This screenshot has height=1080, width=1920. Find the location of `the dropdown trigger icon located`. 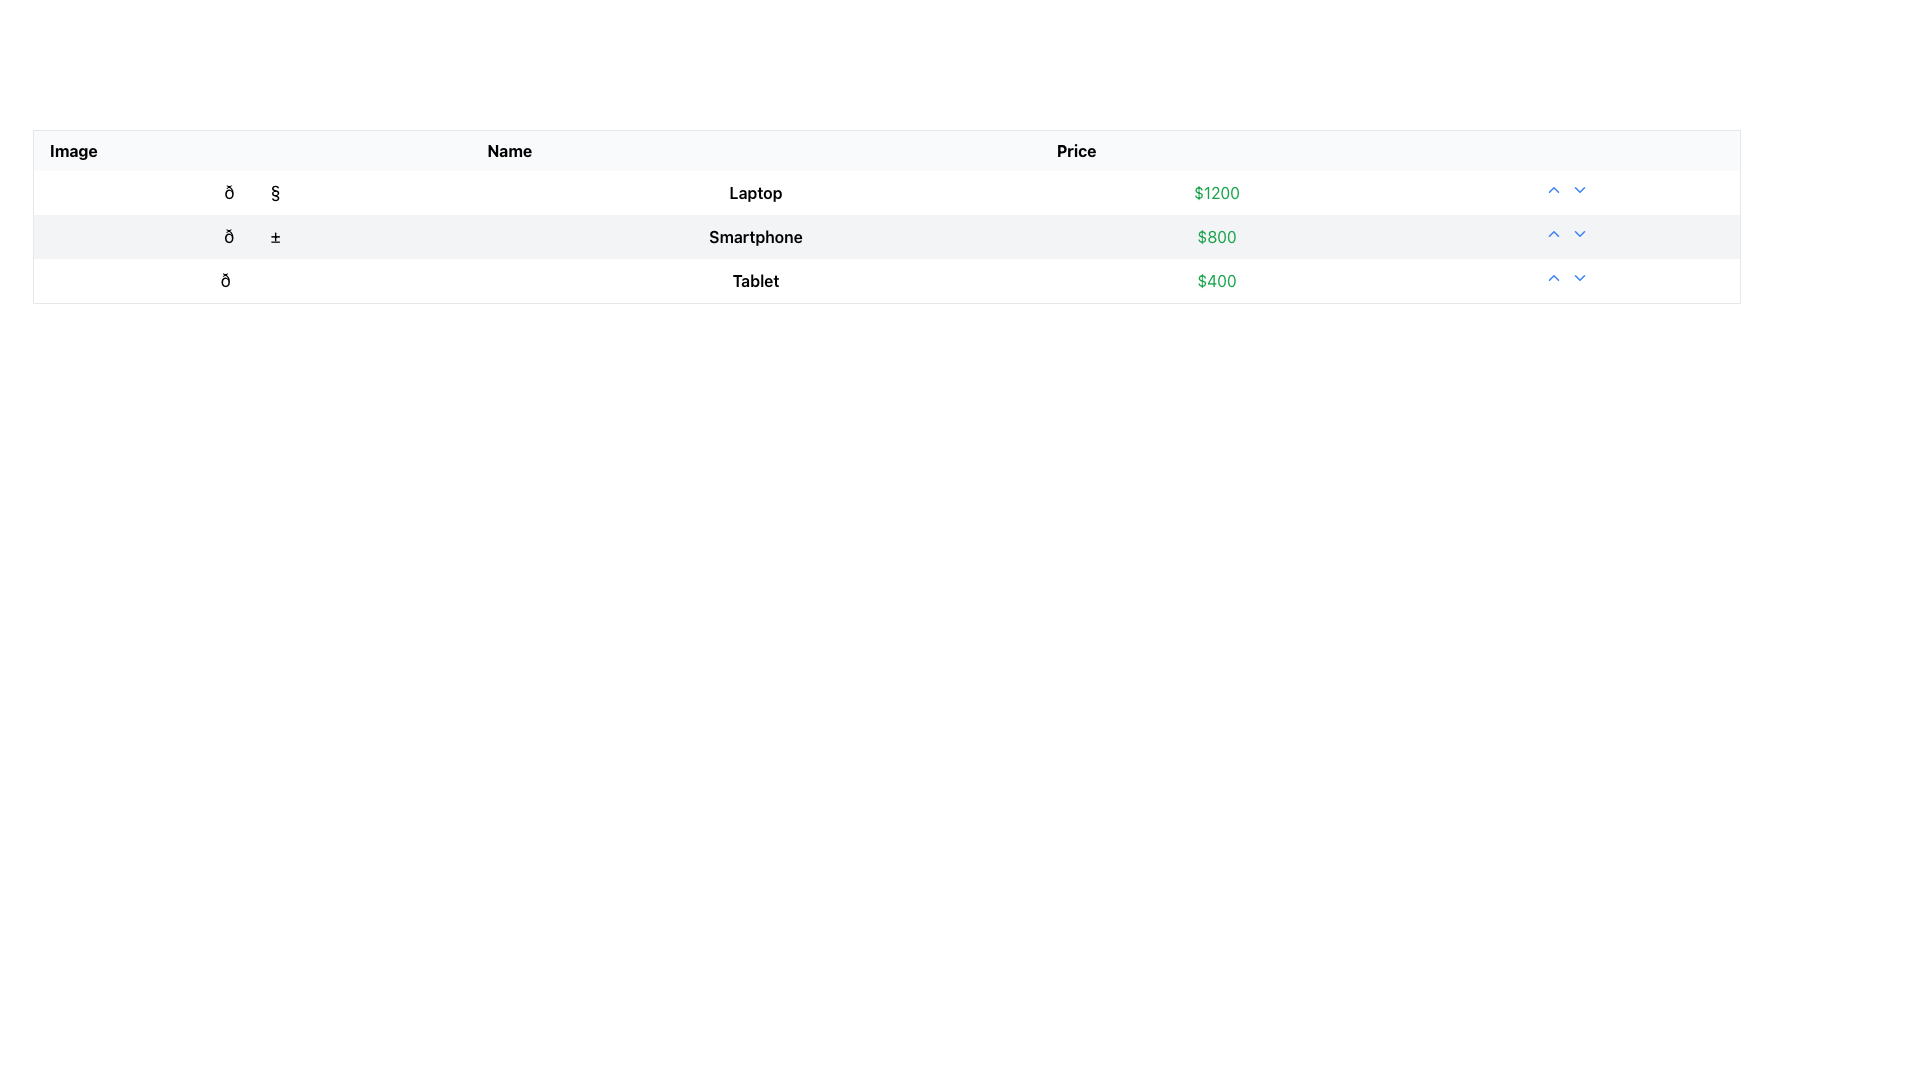

the dropdown trigger icon located is located at coordinates (1578, 277).